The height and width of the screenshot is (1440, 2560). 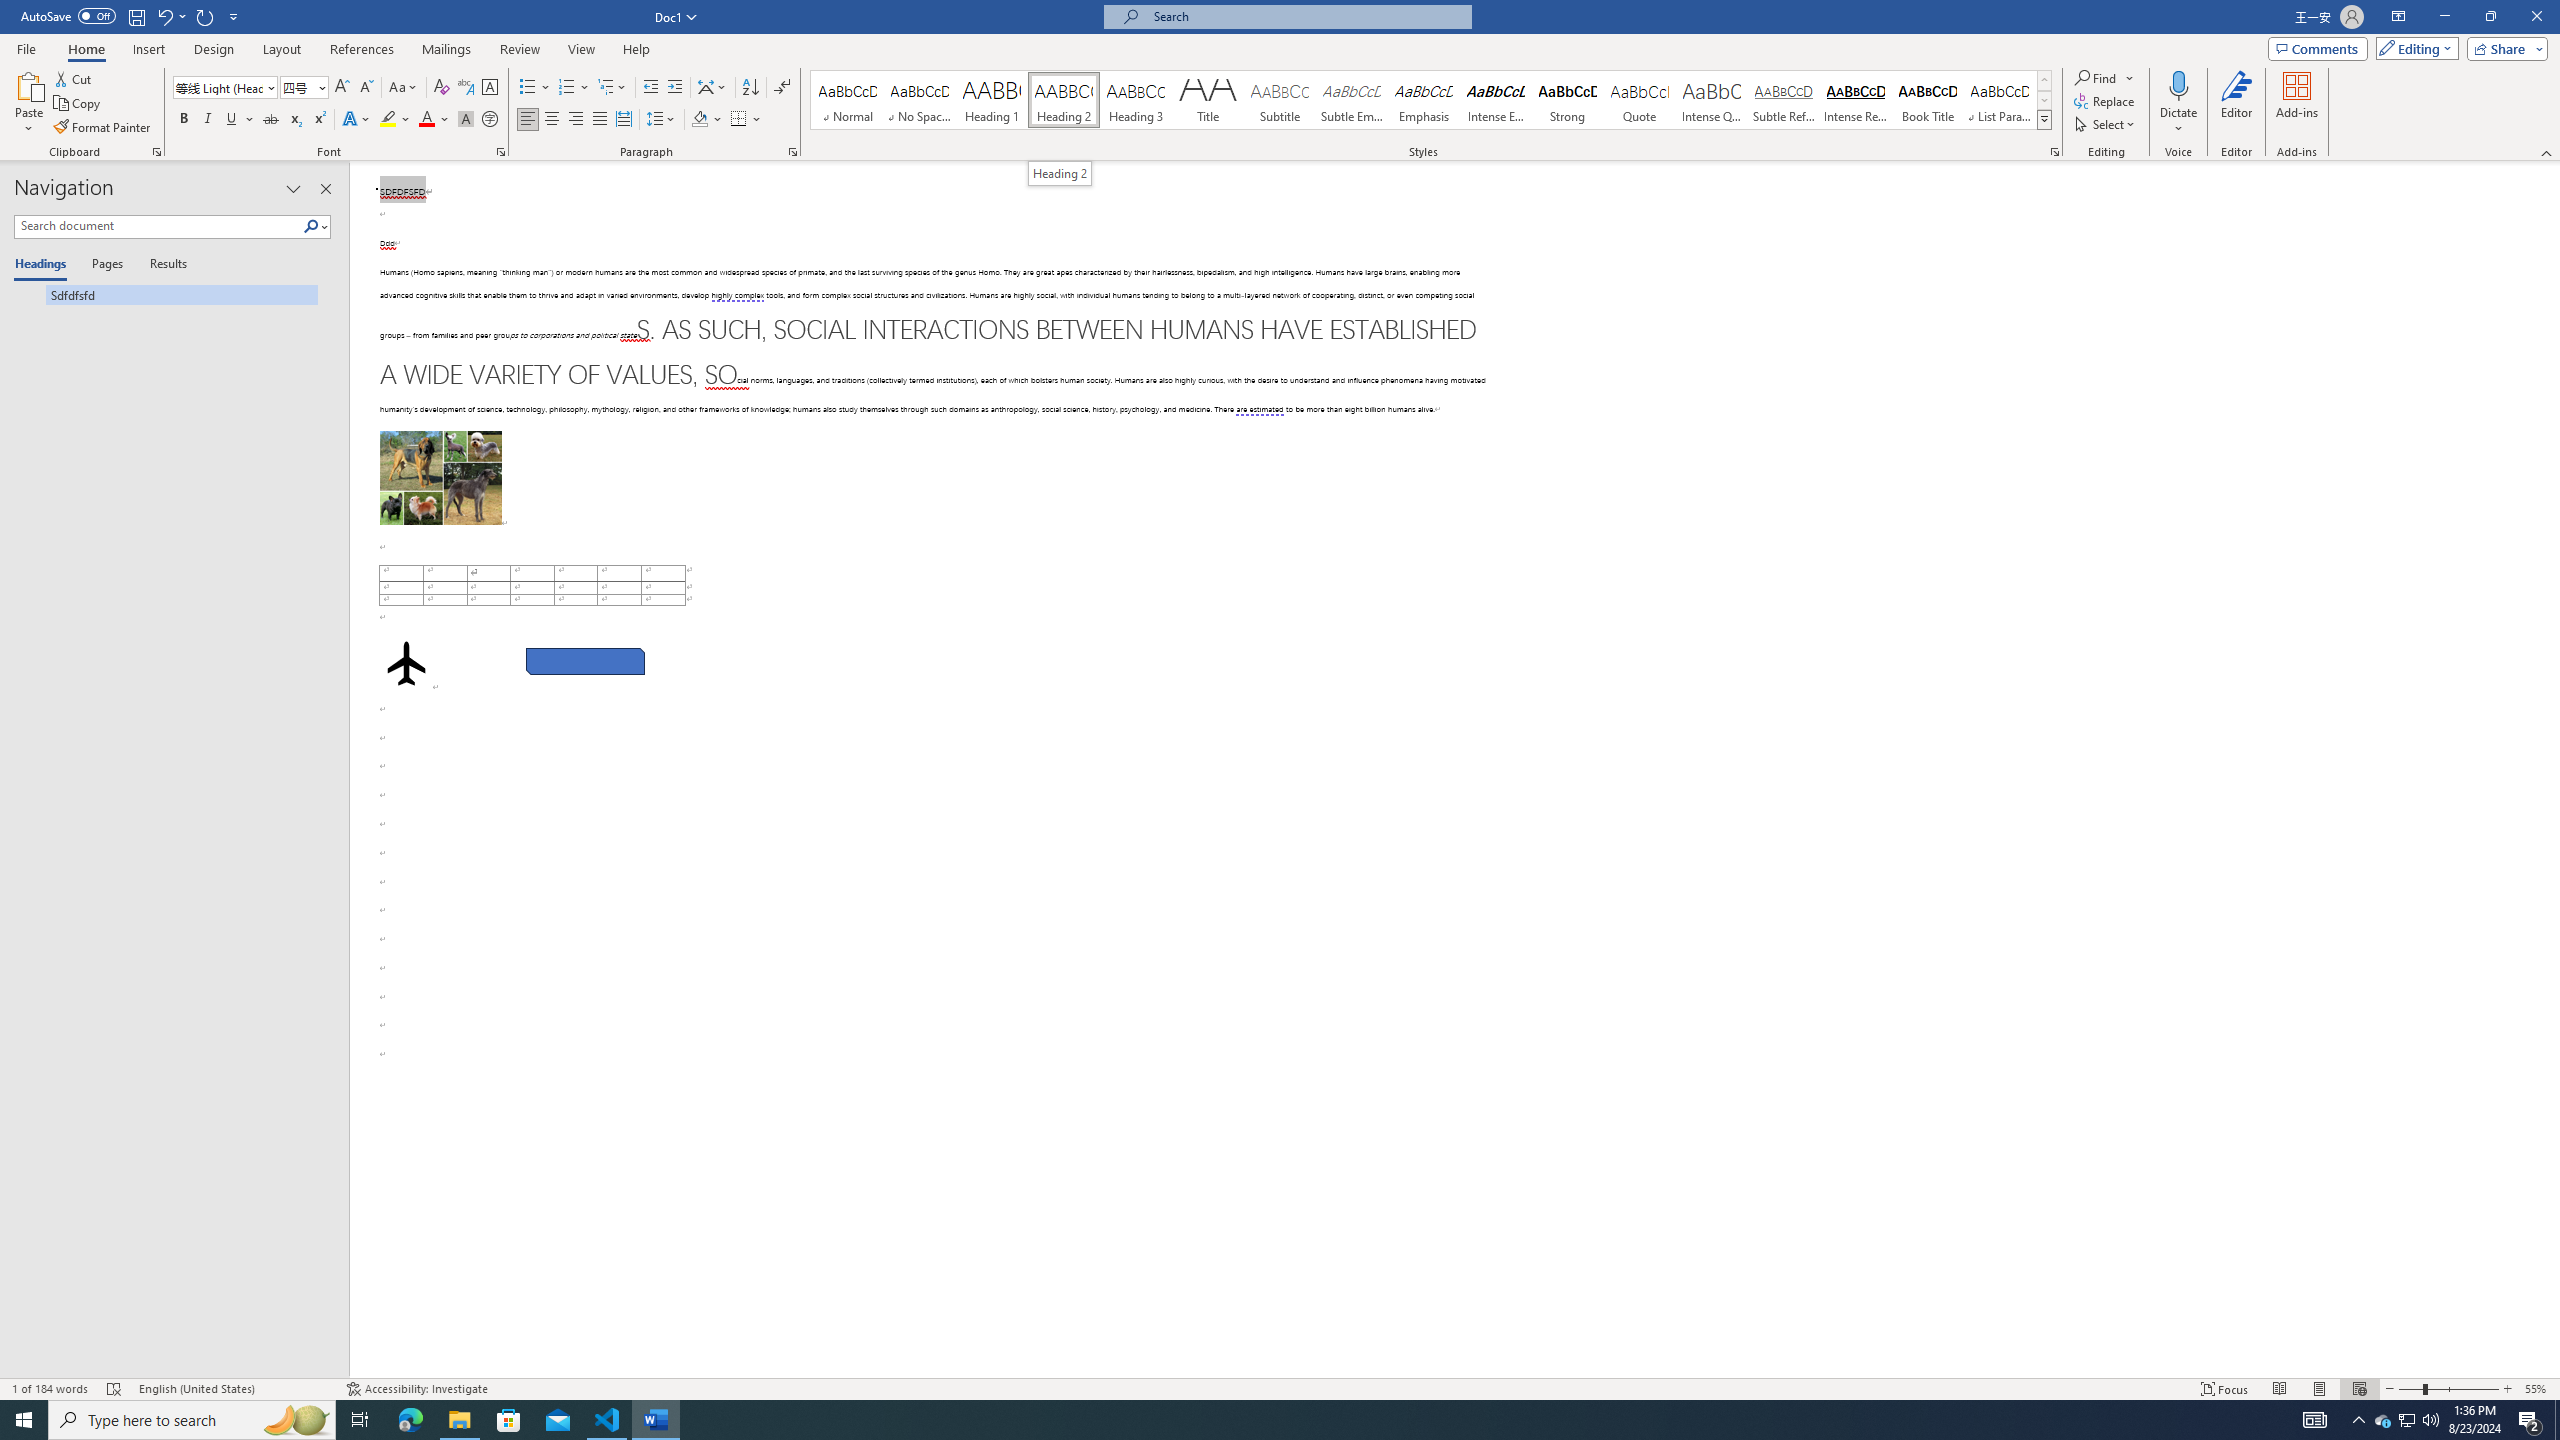 What do you see at coordinates (550, 118) in the screenshot?
I see `'Center'` at bounding box center [550, 118].